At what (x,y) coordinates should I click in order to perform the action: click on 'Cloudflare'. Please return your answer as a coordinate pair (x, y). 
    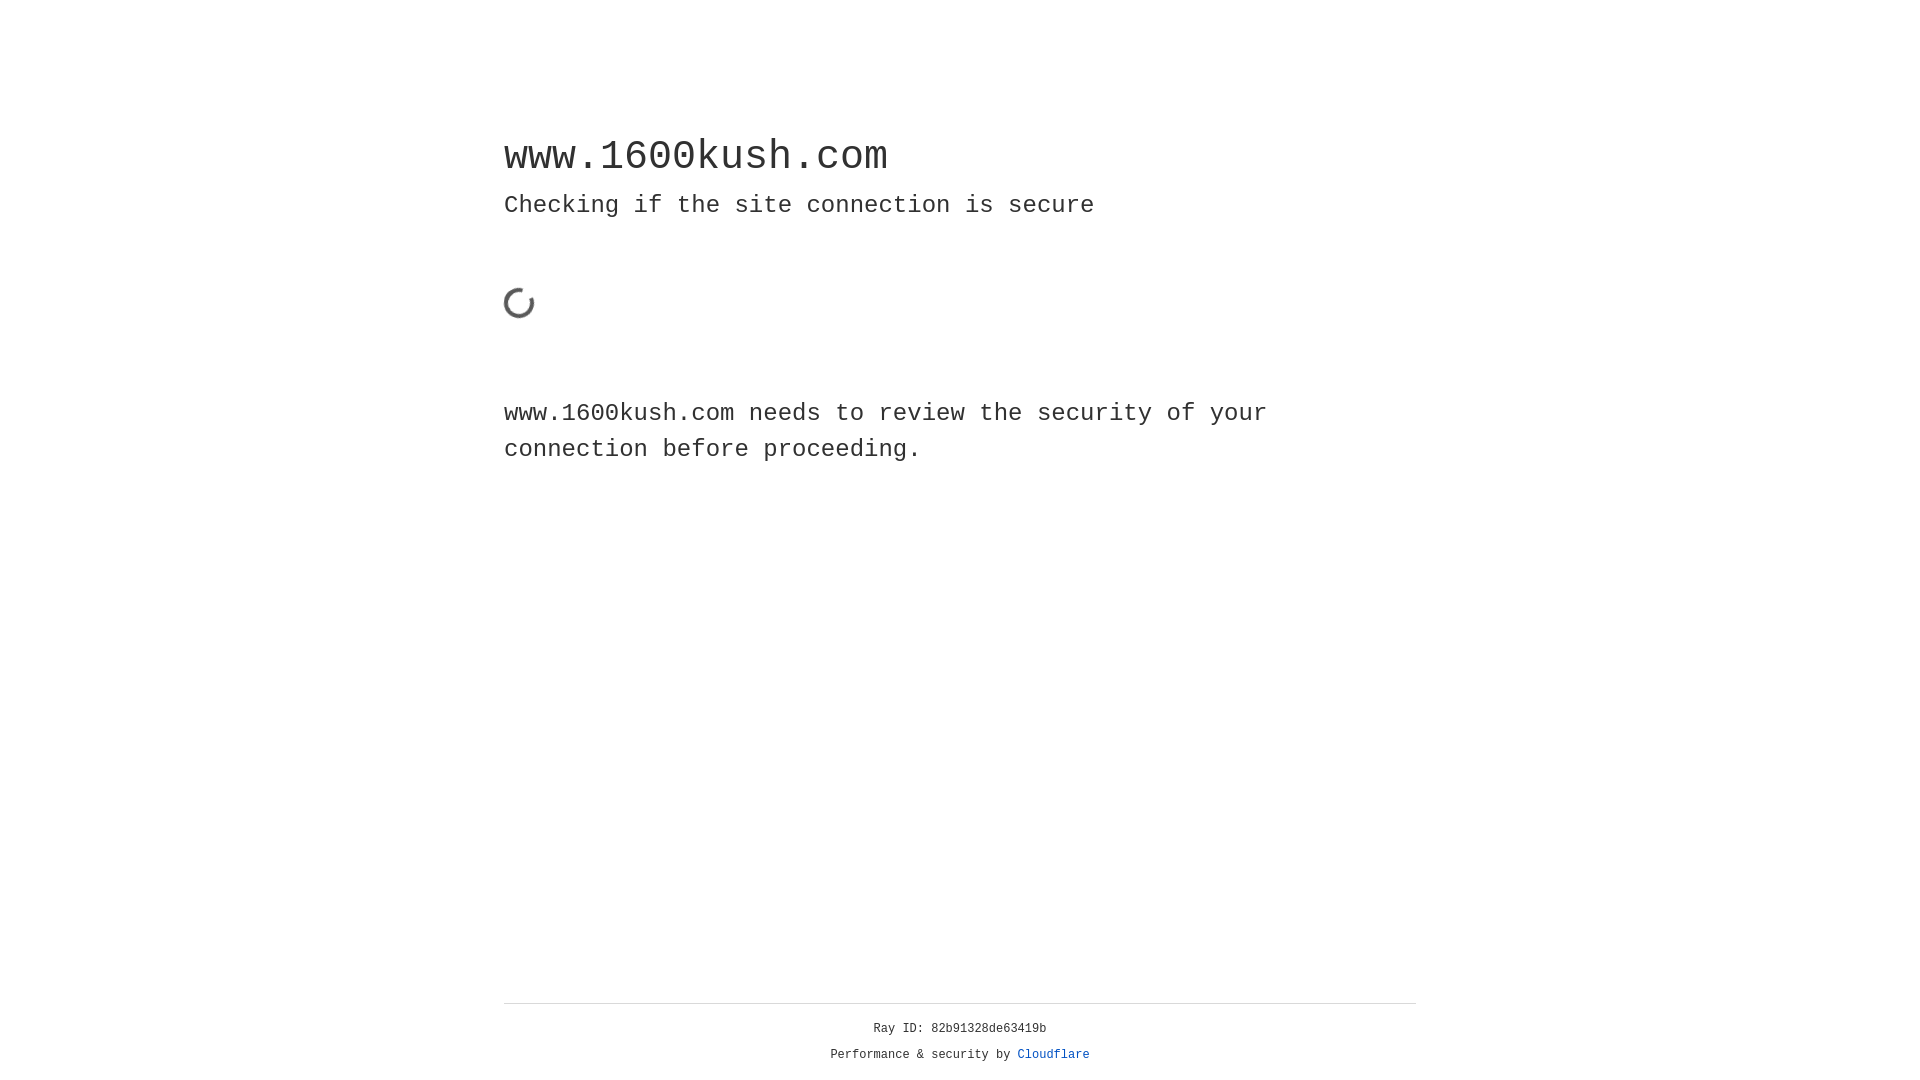
    Looking at the image, I should click on (1053, 1054).